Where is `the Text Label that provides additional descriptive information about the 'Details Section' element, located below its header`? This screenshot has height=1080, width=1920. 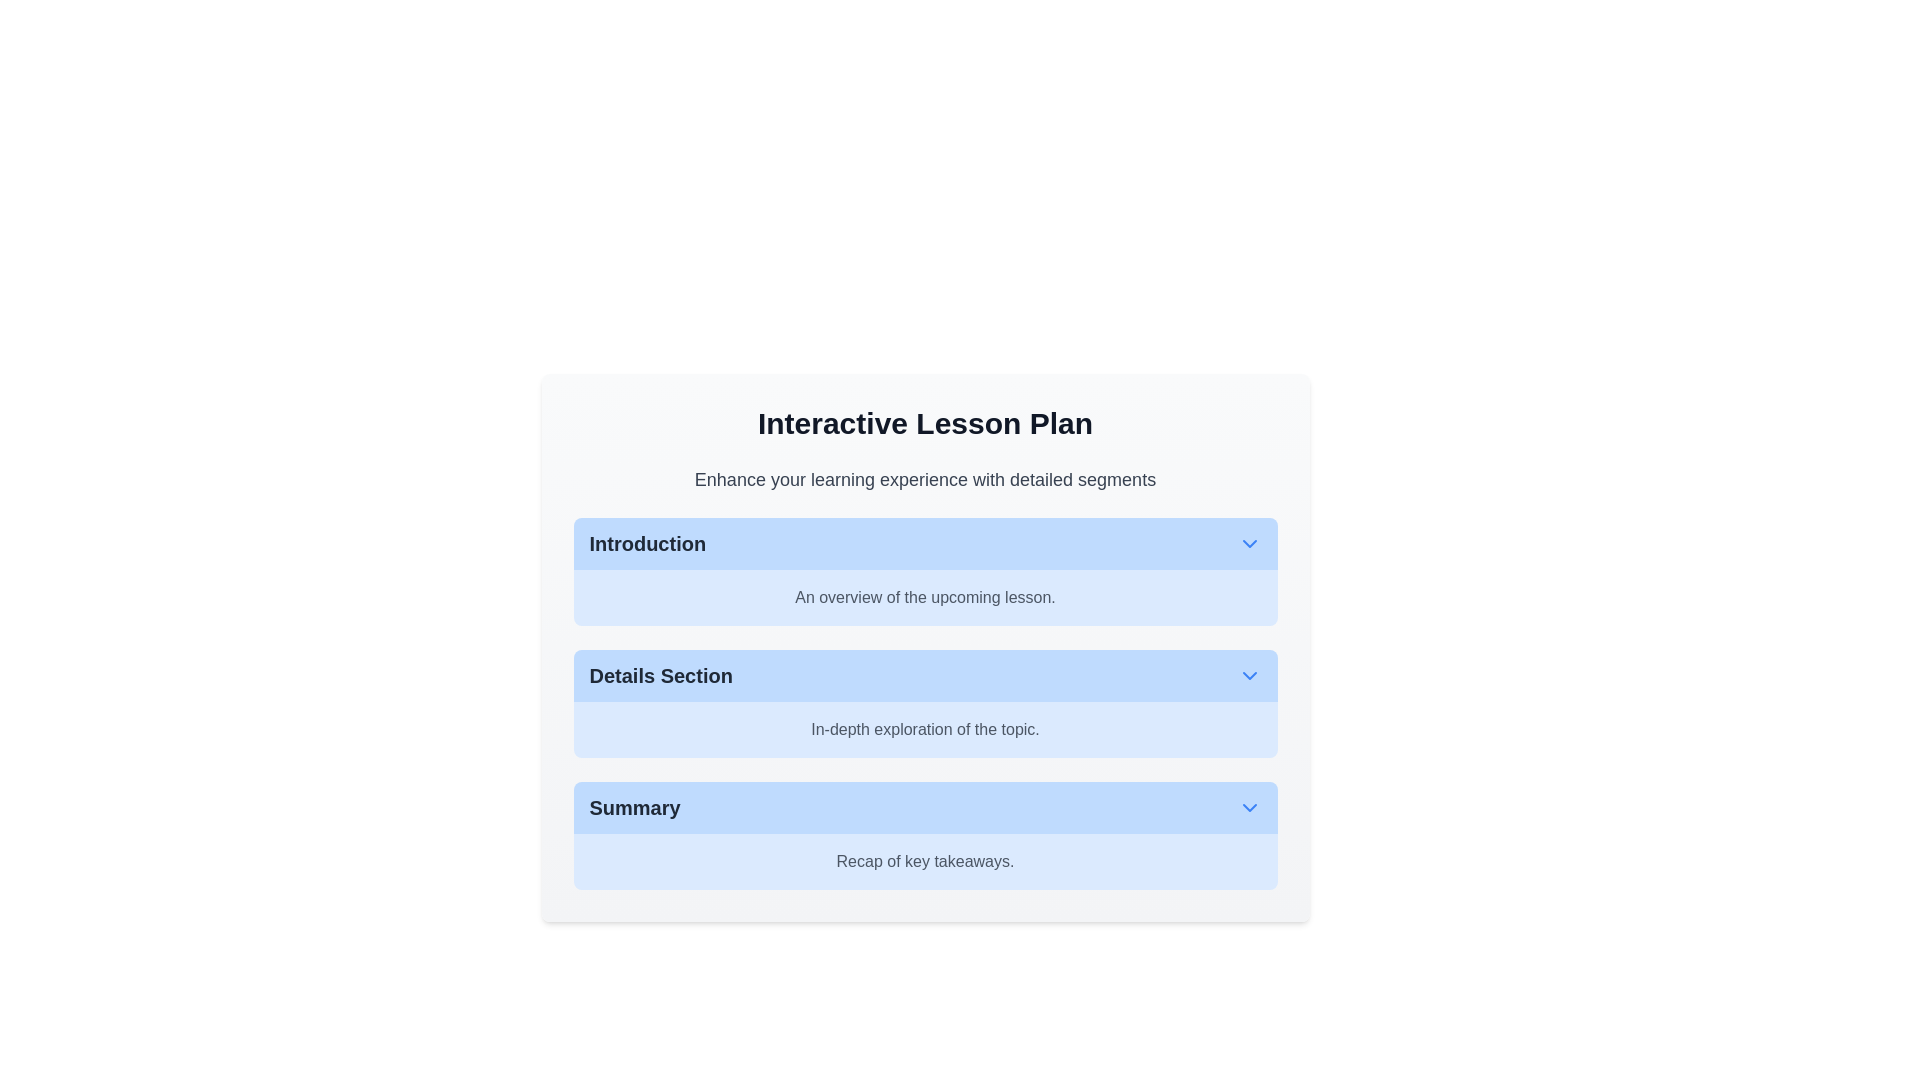
the Text Label that provides additional descriptive information about the 'Details Section' element, located below its header is located at coordinates (924, 729).